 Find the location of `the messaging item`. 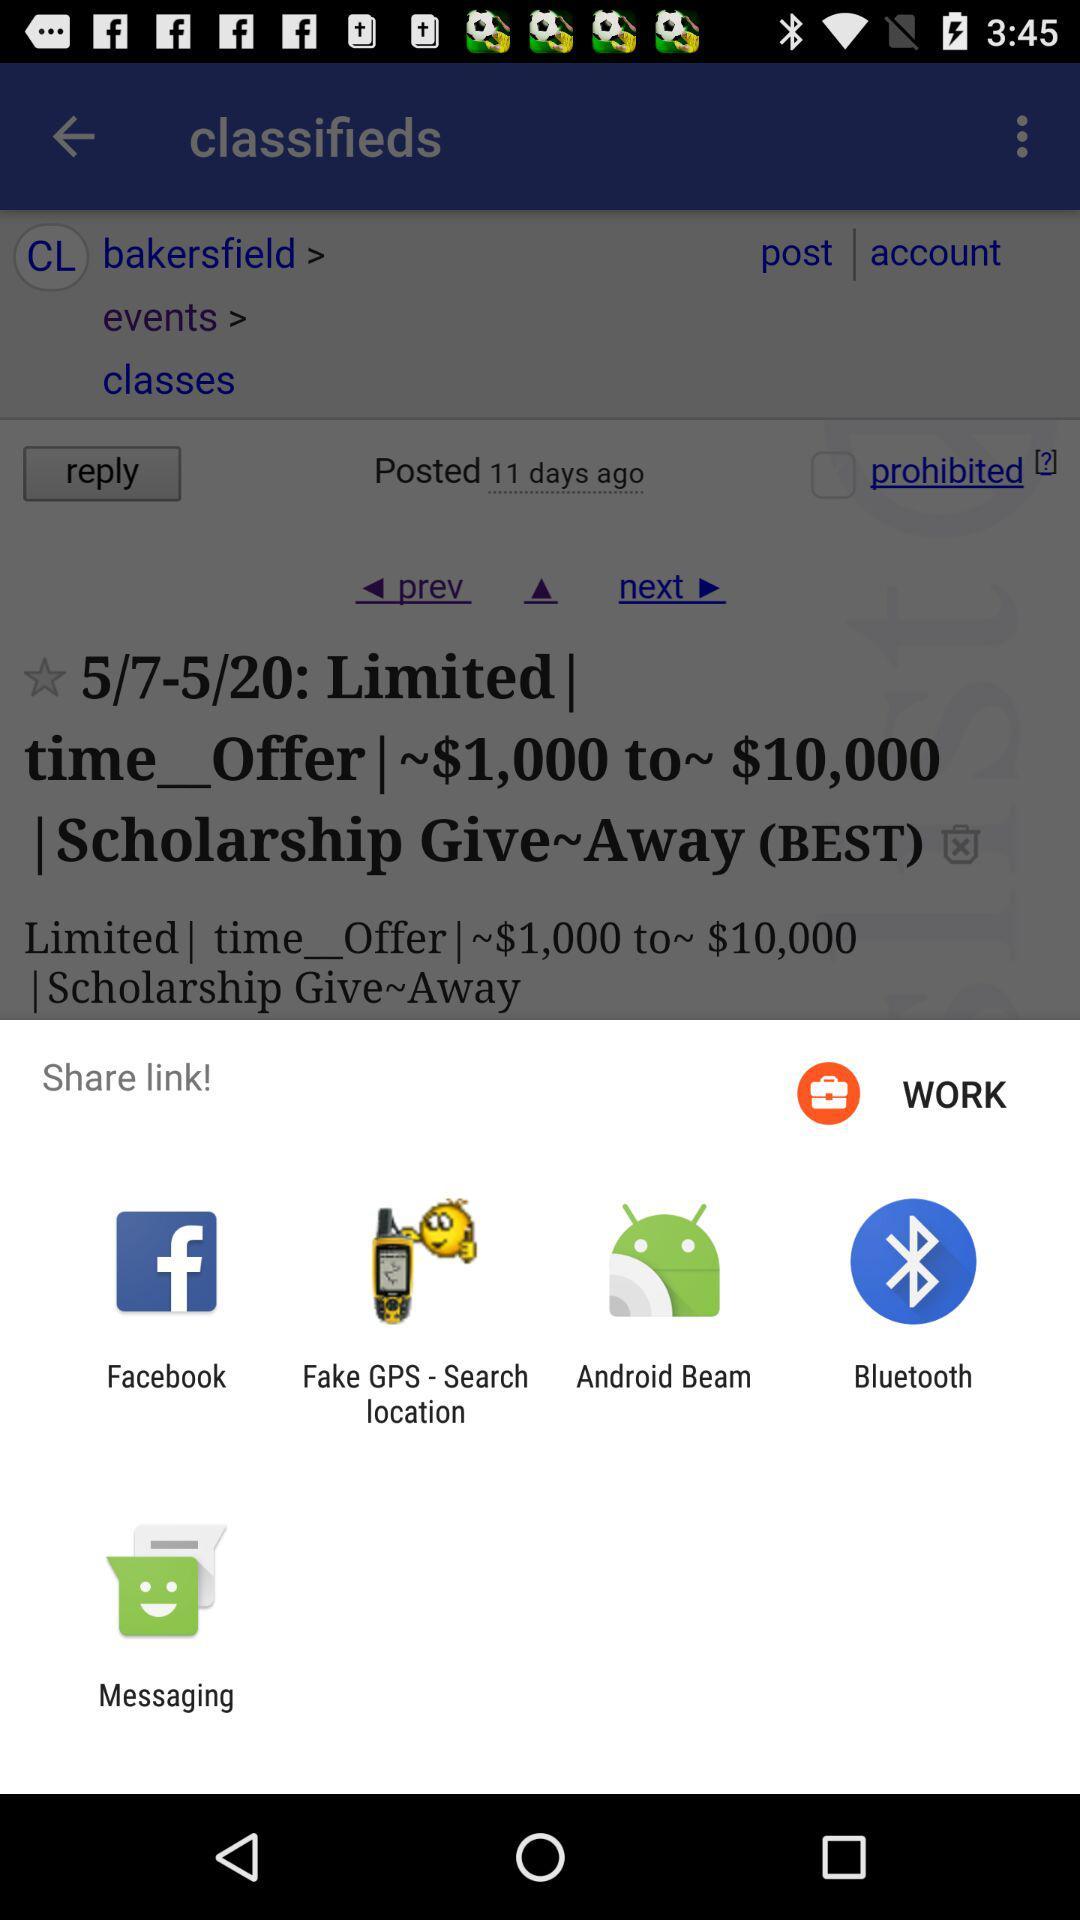

the messaging item is located at coordinates (165, 1711).